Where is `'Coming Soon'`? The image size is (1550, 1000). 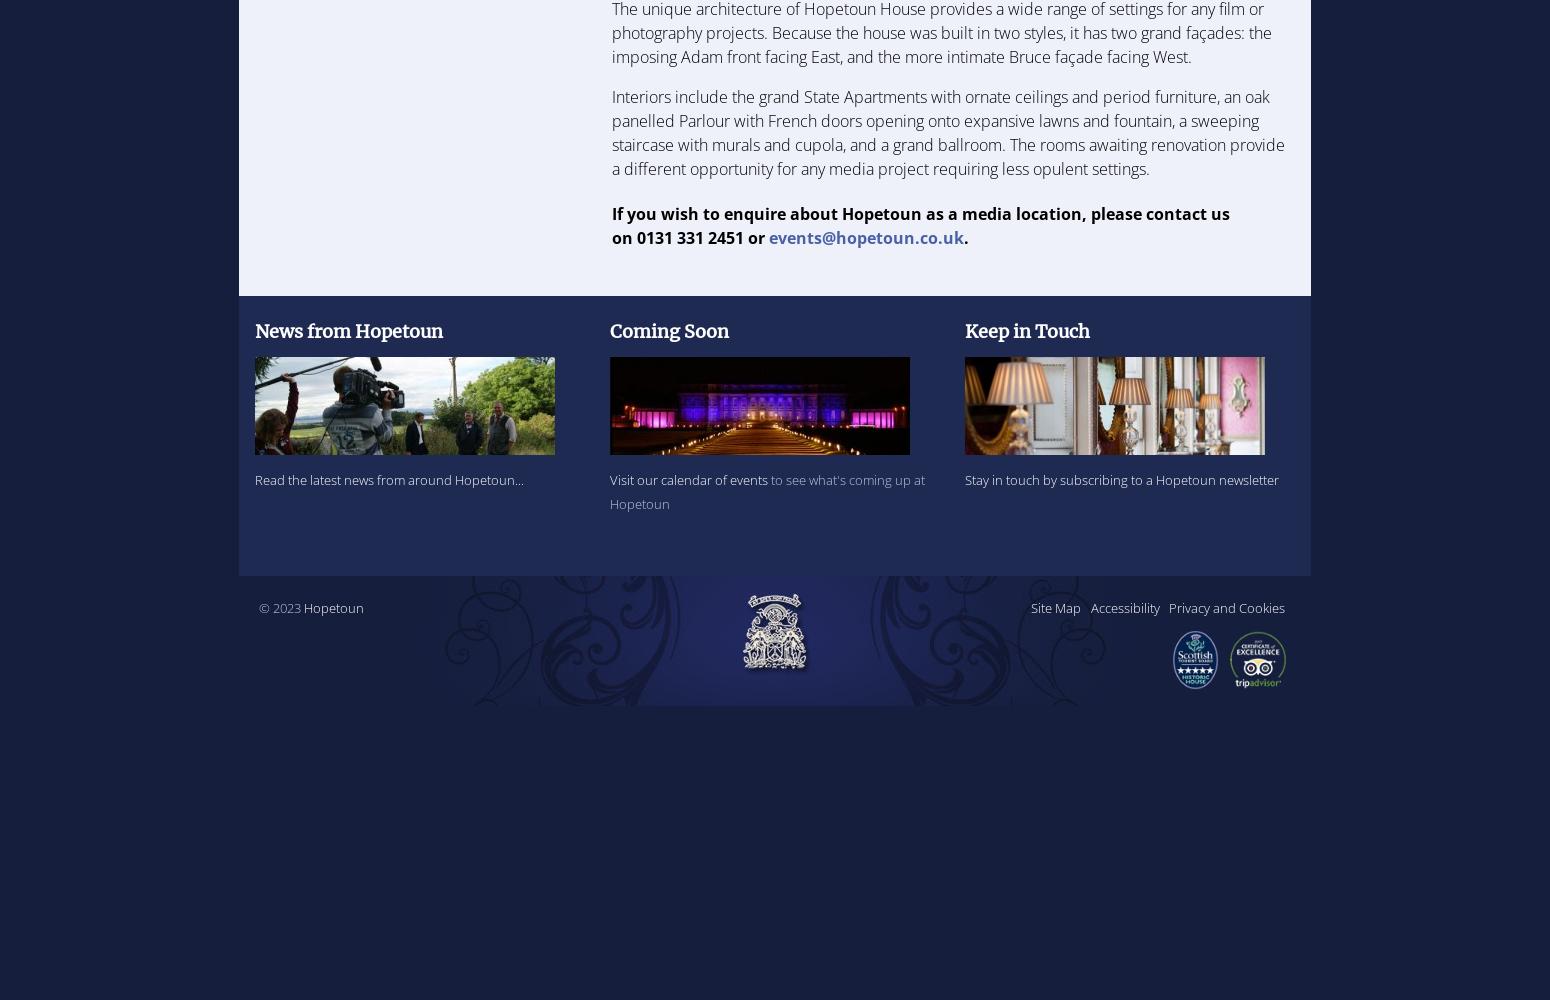
'Coming Soon' is located at coordinates (667, 329).